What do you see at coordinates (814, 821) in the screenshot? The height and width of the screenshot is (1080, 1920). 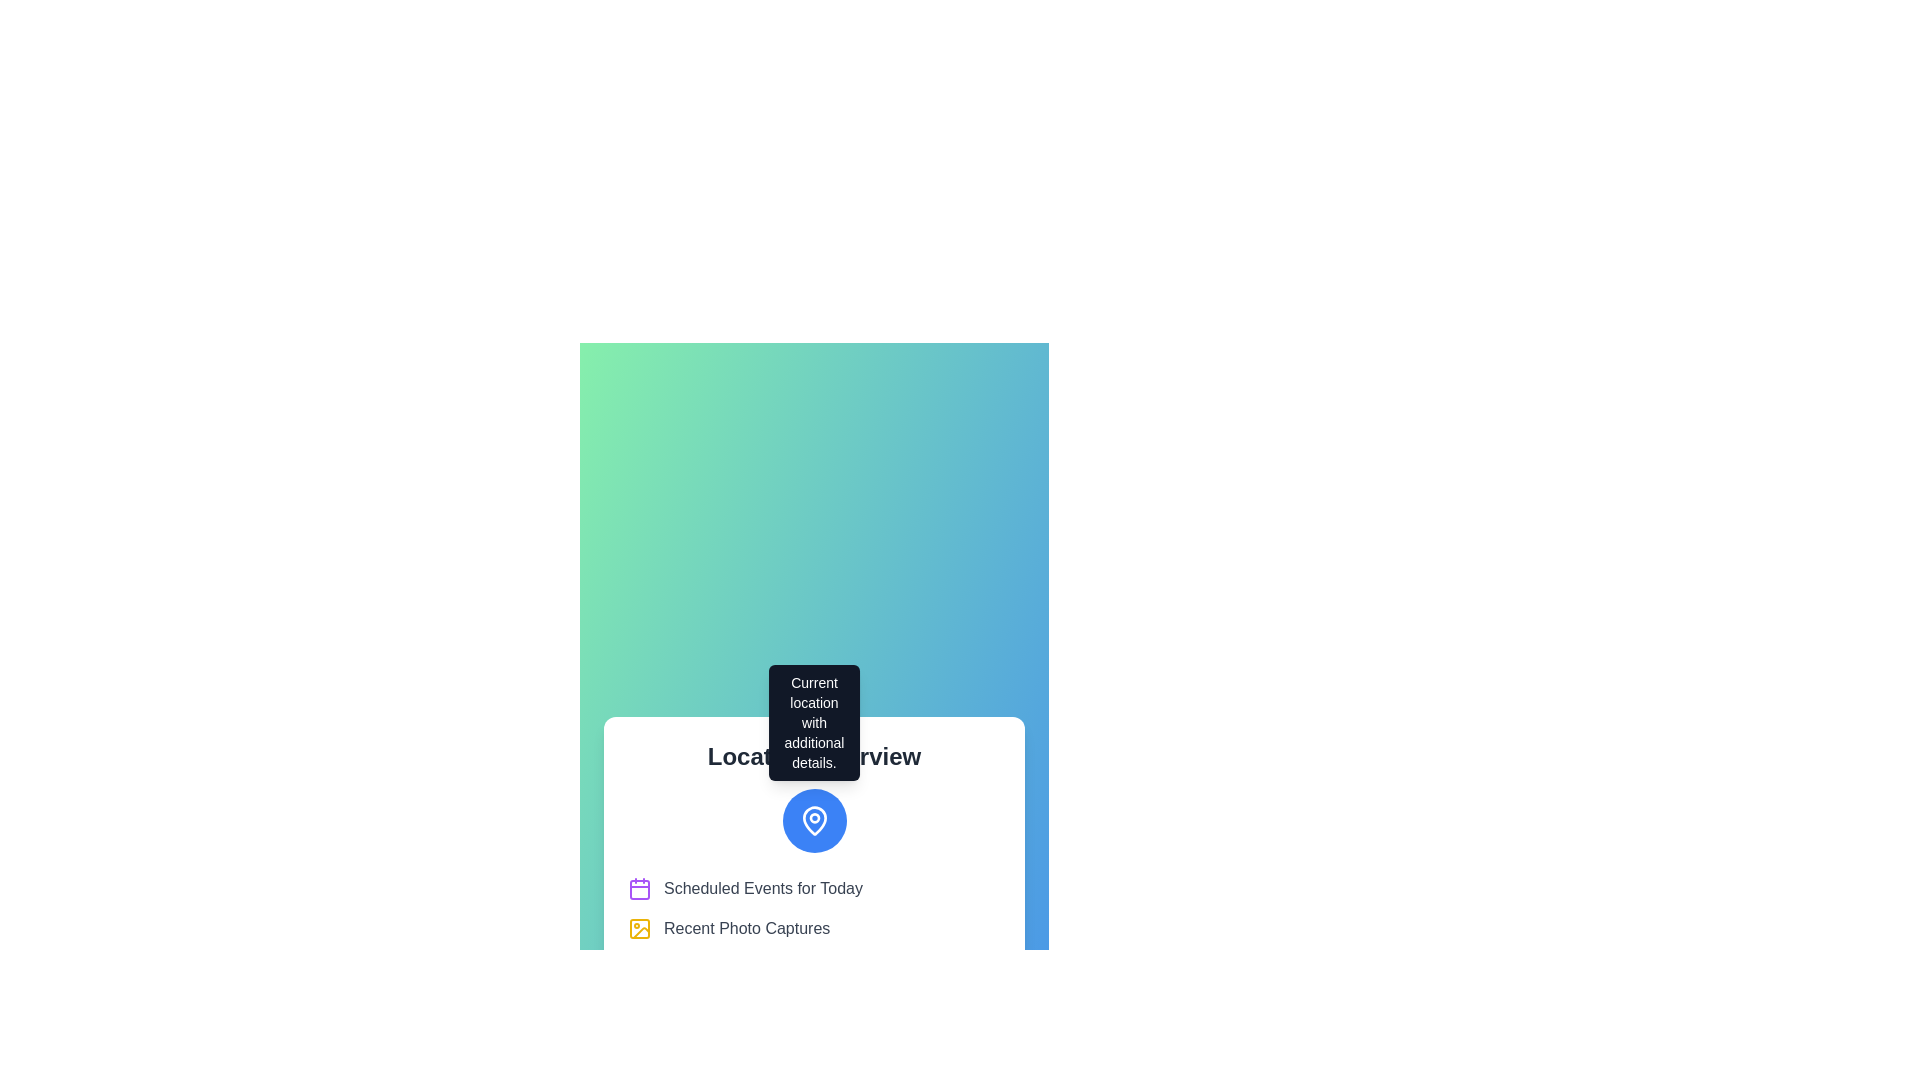 I see `the location pin icon, which is centered within a circular blue background in the 'Current location' section` at bounding box center [814, 821].